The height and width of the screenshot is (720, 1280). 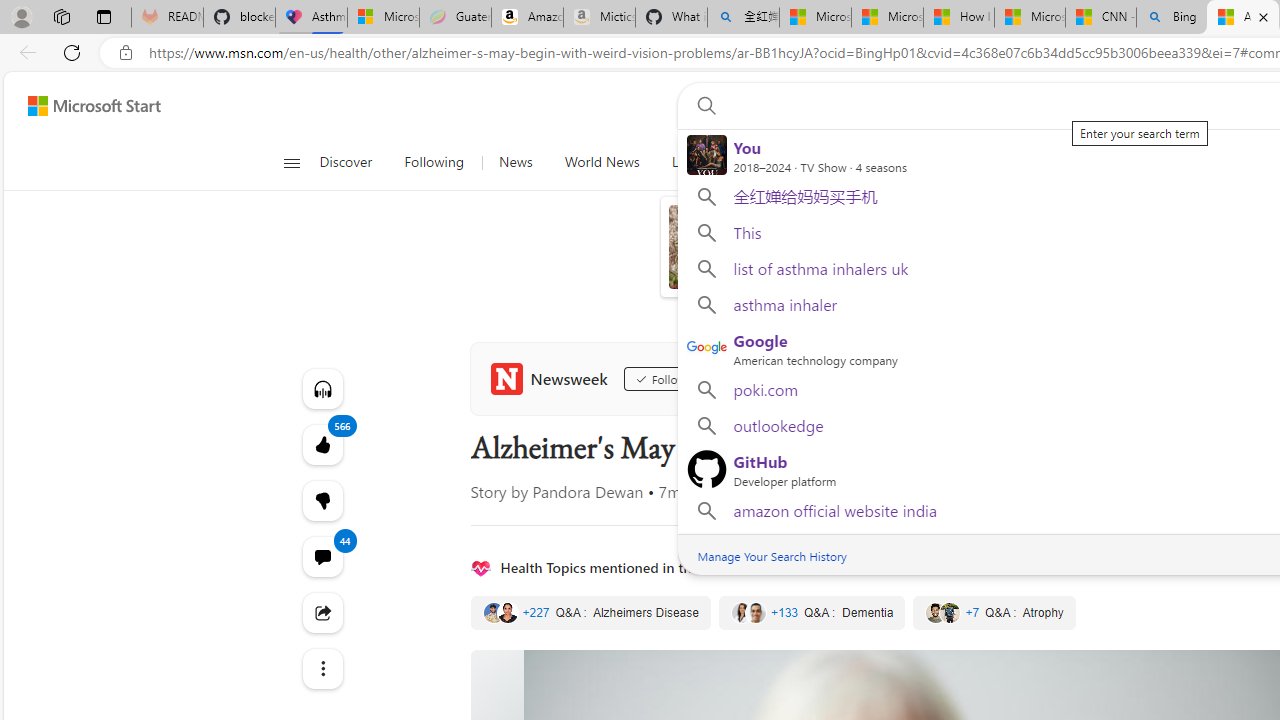 I want to click on 'Class: at-item', so click(x=322, y=668).